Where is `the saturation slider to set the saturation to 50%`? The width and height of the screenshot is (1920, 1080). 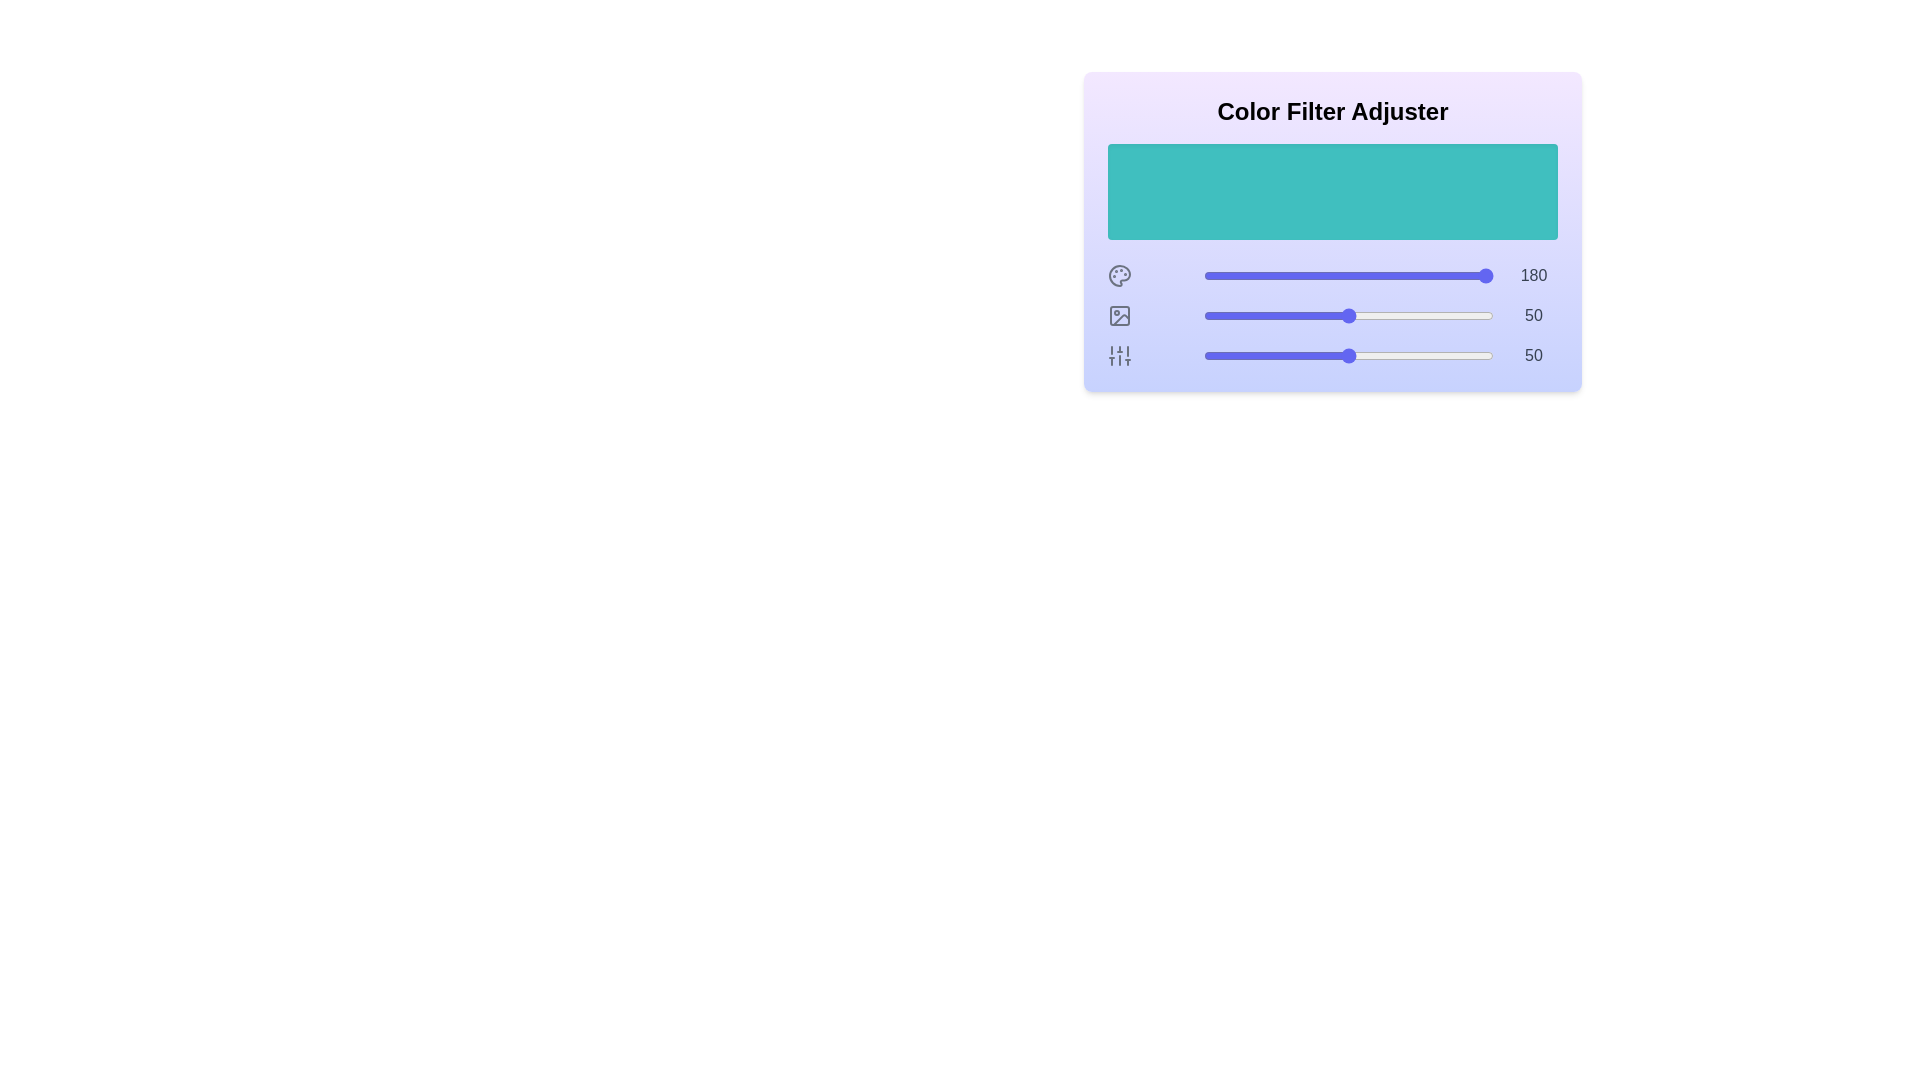 the saturation slider to set the saturation to 50% is located at coordinates (1348, 315).